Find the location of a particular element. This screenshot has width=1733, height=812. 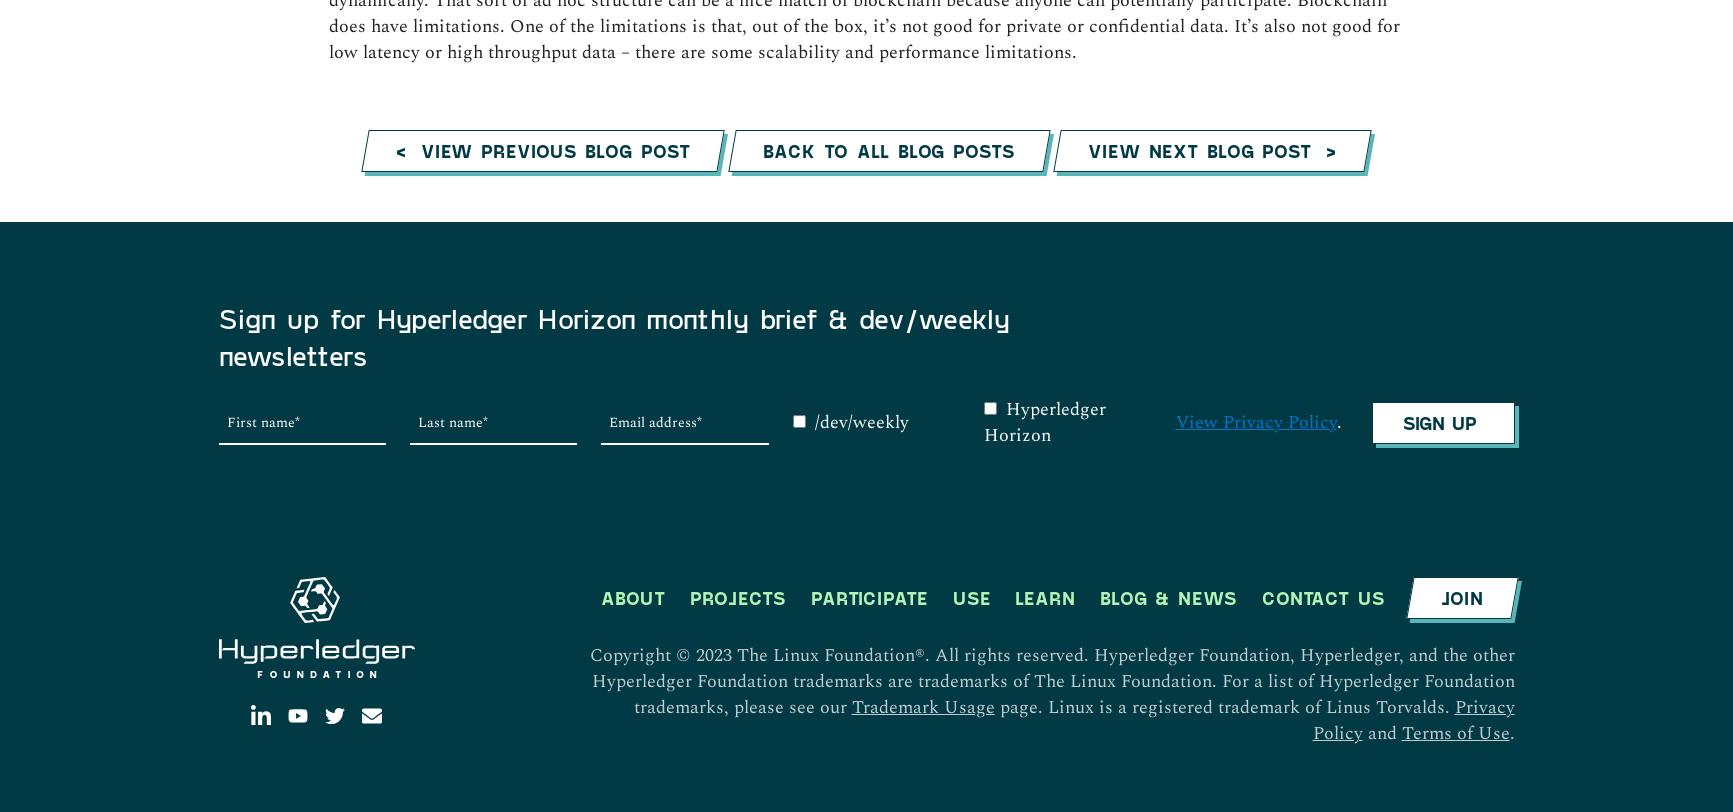

'Participate' is located at coordinates (867, 180).